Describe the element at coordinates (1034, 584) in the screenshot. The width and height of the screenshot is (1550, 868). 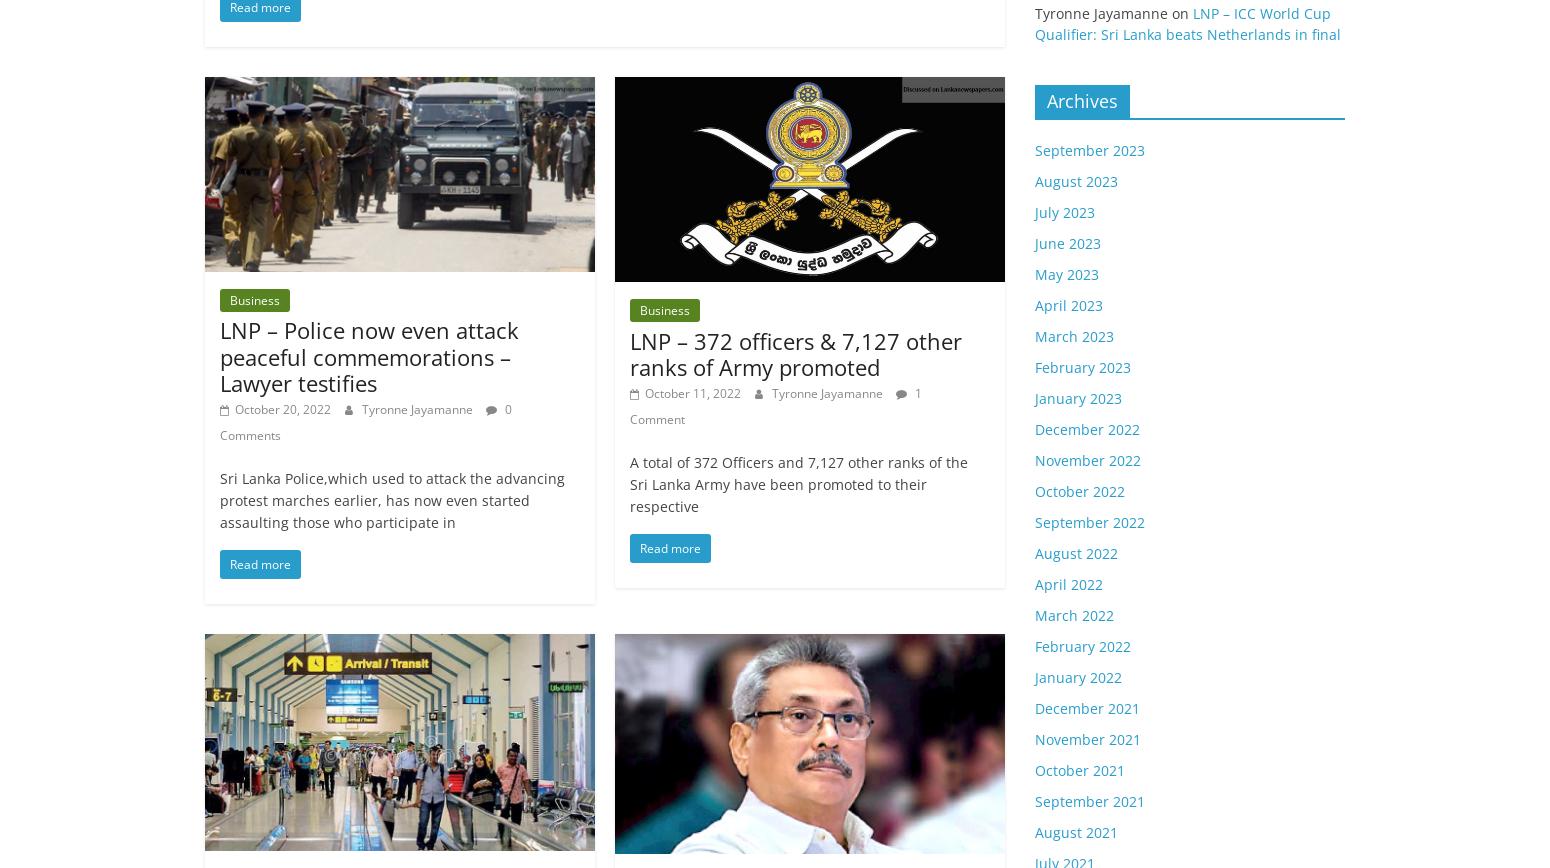
I see `'April 2022'` at that location.